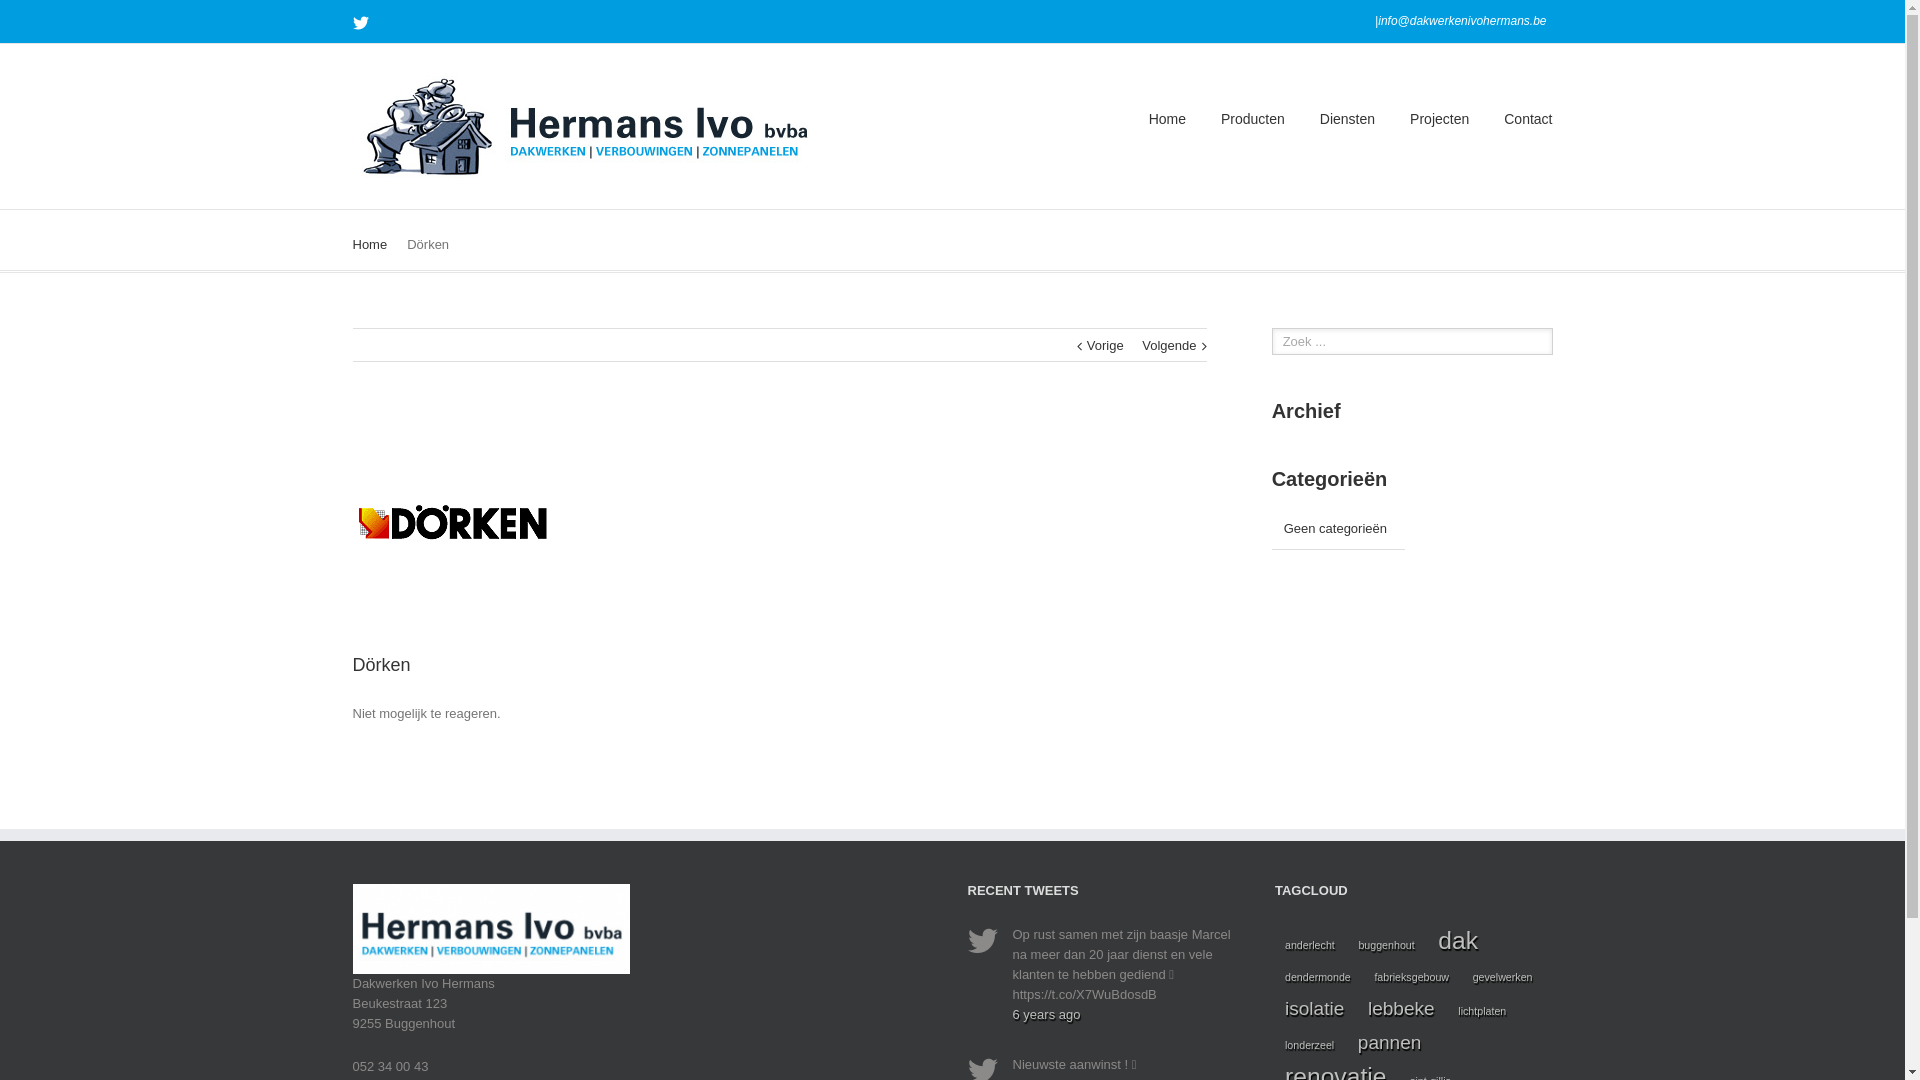 The image size is (1920, 1080). Describe the element at coordinates (1526, 118) in the screenshot. I see `'Contact'` at that location.